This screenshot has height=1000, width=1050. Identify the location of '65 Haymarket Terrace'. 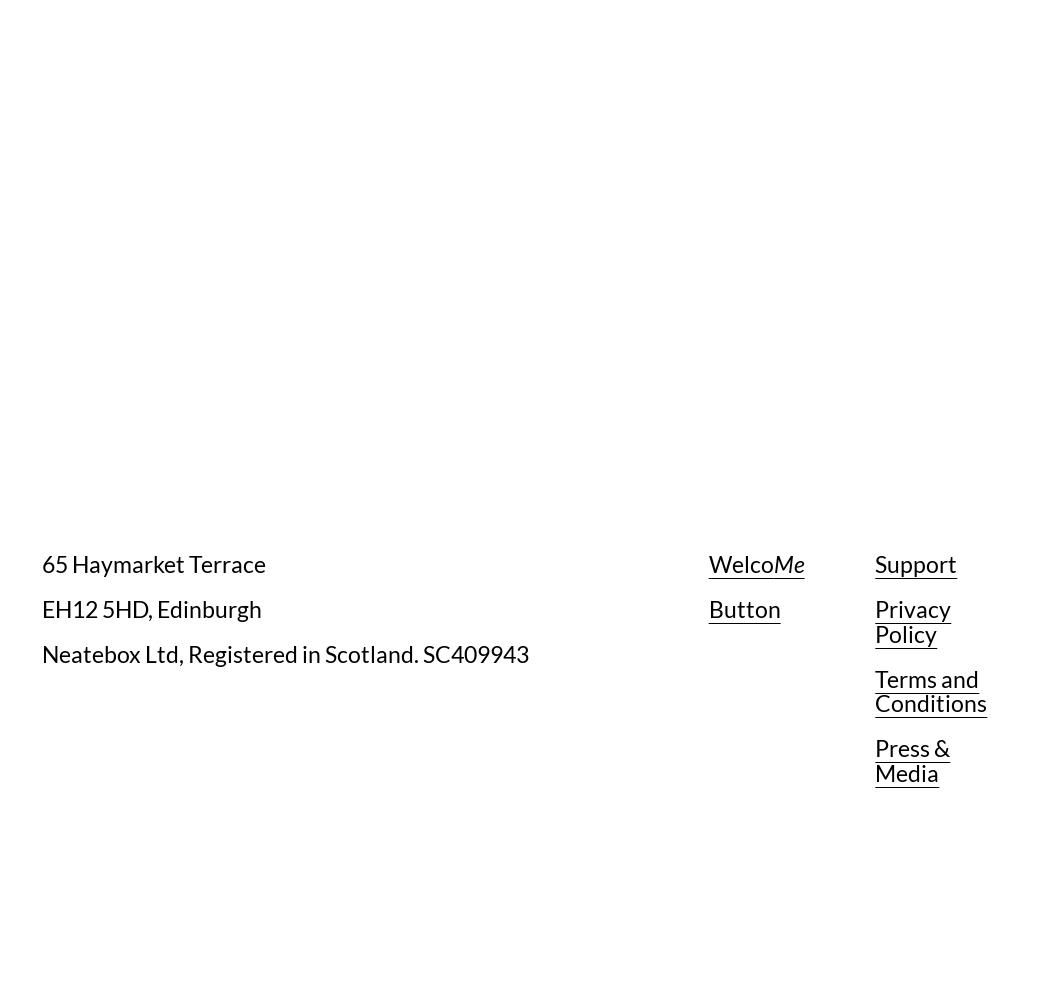
(41, 563).